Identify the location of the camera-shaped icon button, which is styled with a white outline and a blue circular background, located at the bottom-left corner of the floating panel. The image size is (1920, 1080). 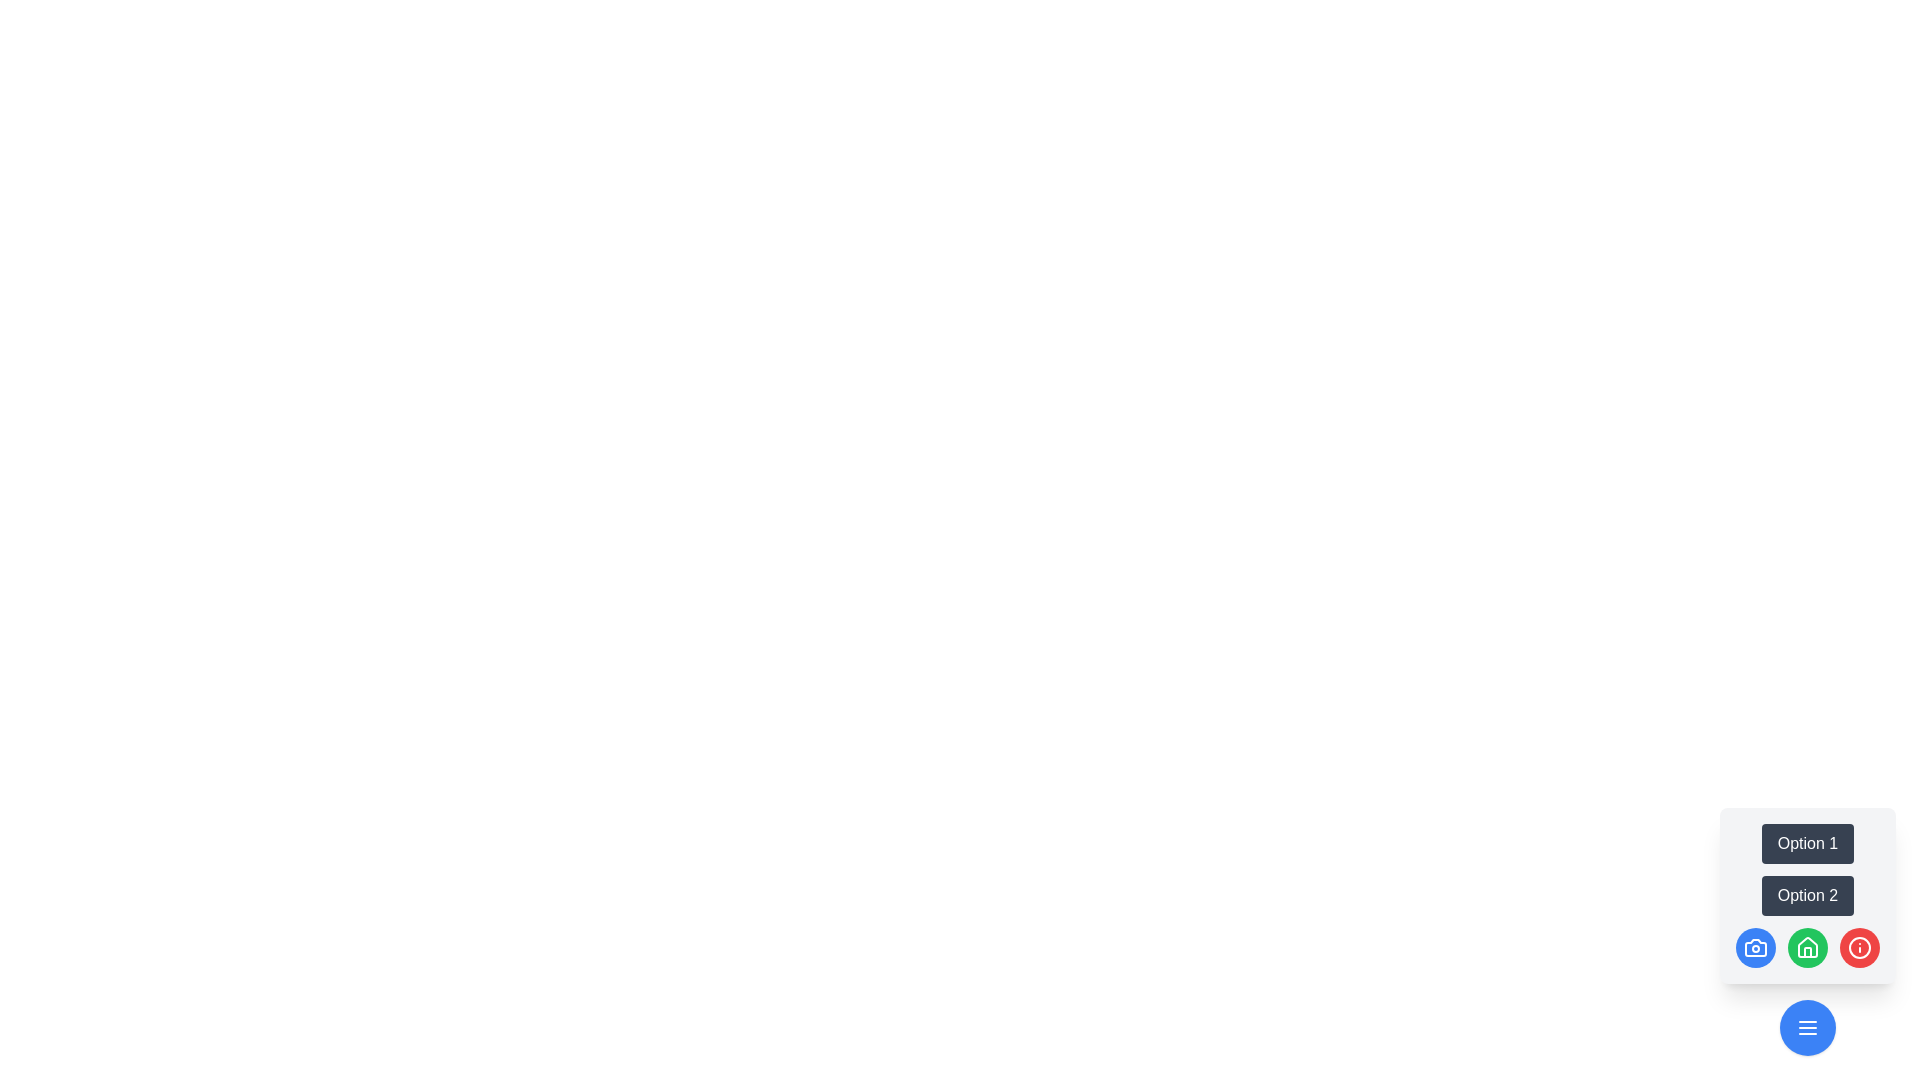
(1755, 947).